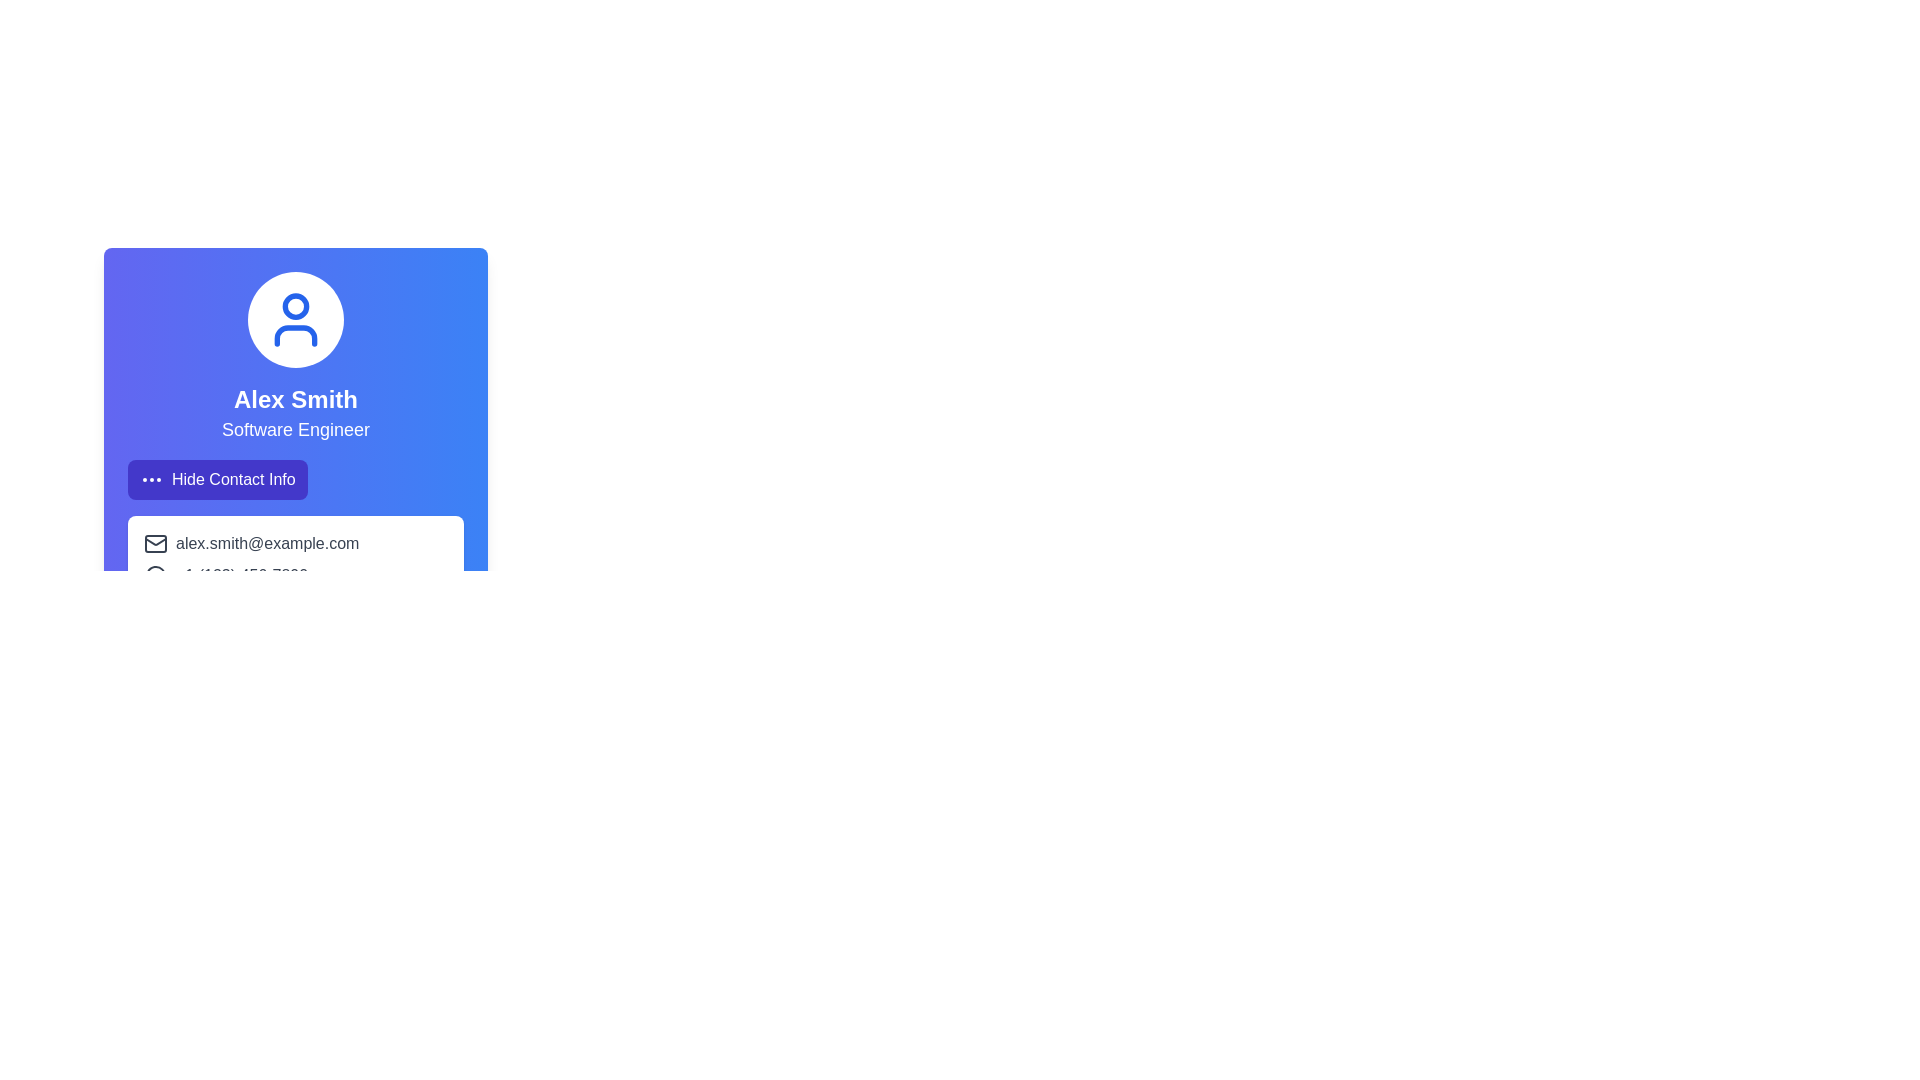 The height and width of the screenshot is (1080, 1920). Describe the element at coordinates (217, 479) in the screenshot. I see `the button with rounded corners and a blue background that says 'Hide Contact Info', which is located below the text 'Software Engineer'` at that location.